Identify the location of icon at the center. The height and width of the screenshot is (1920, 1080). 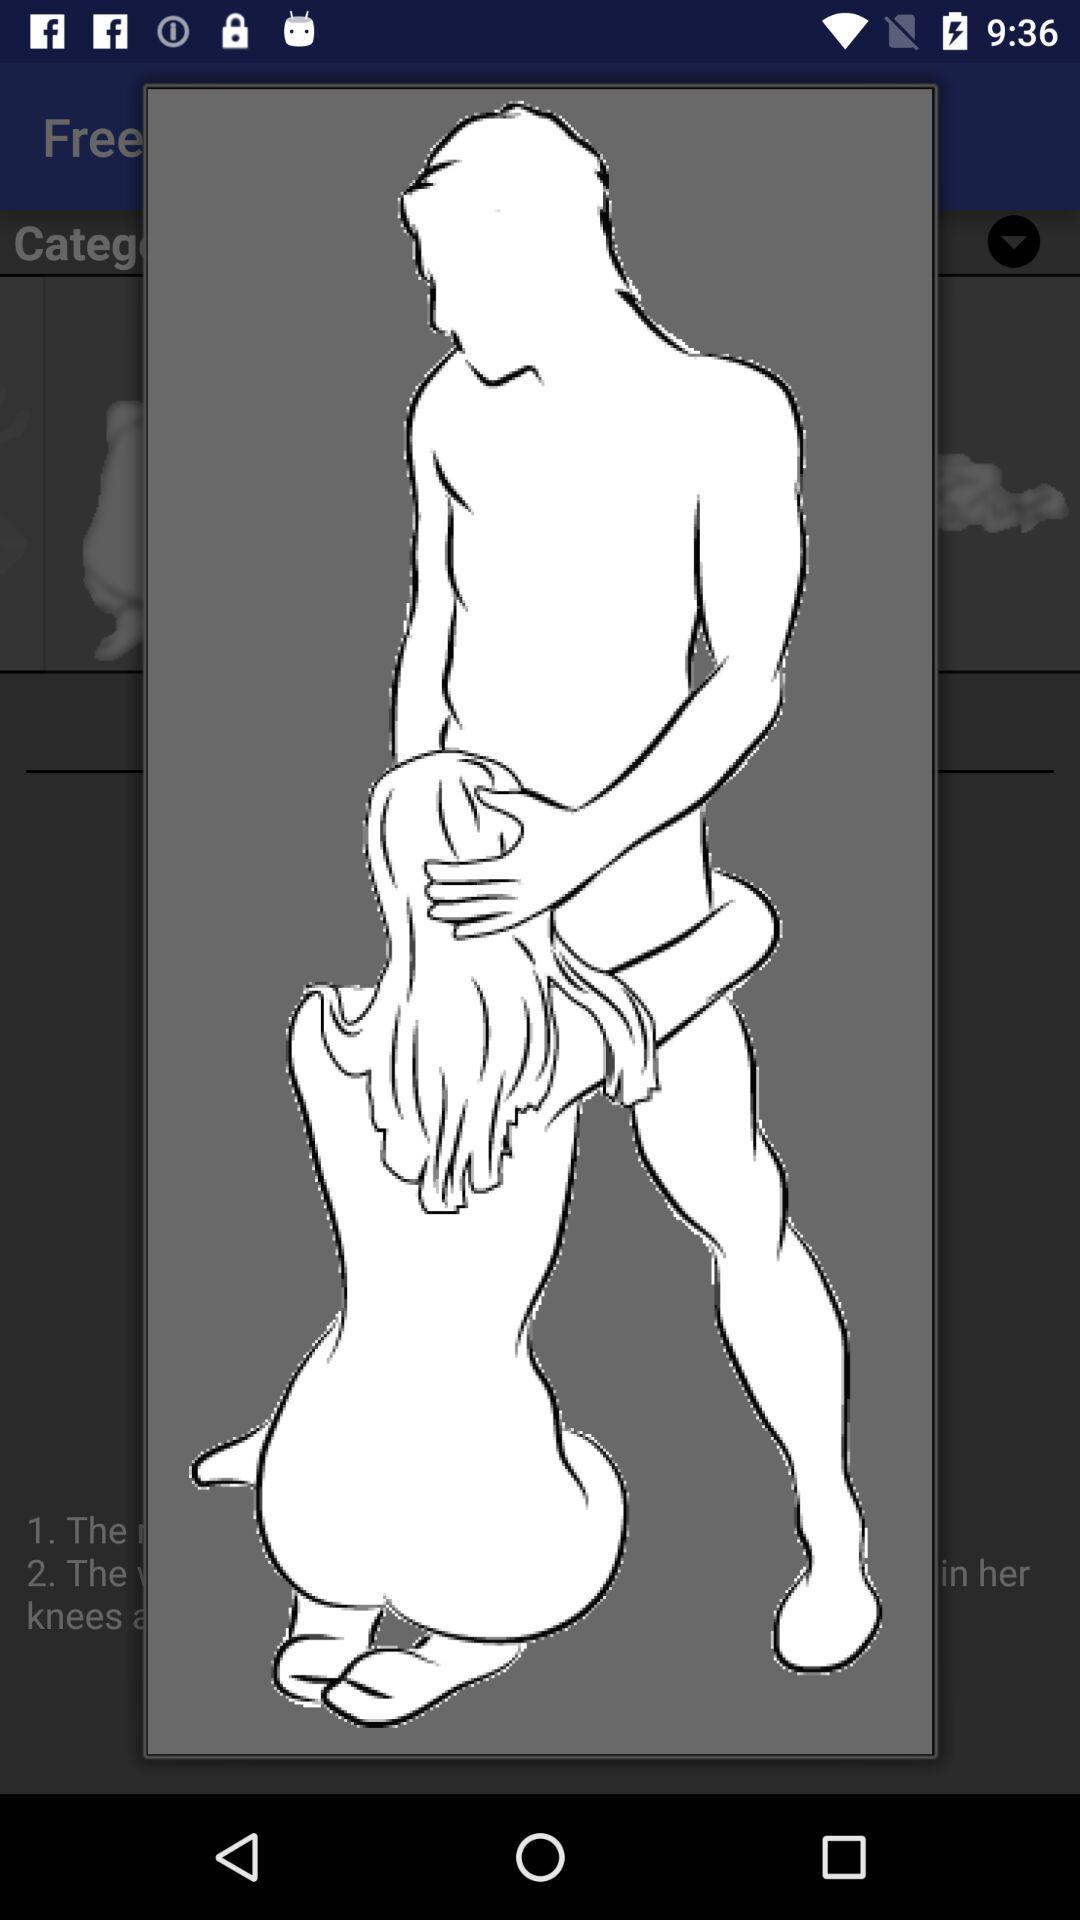
(540, 920).